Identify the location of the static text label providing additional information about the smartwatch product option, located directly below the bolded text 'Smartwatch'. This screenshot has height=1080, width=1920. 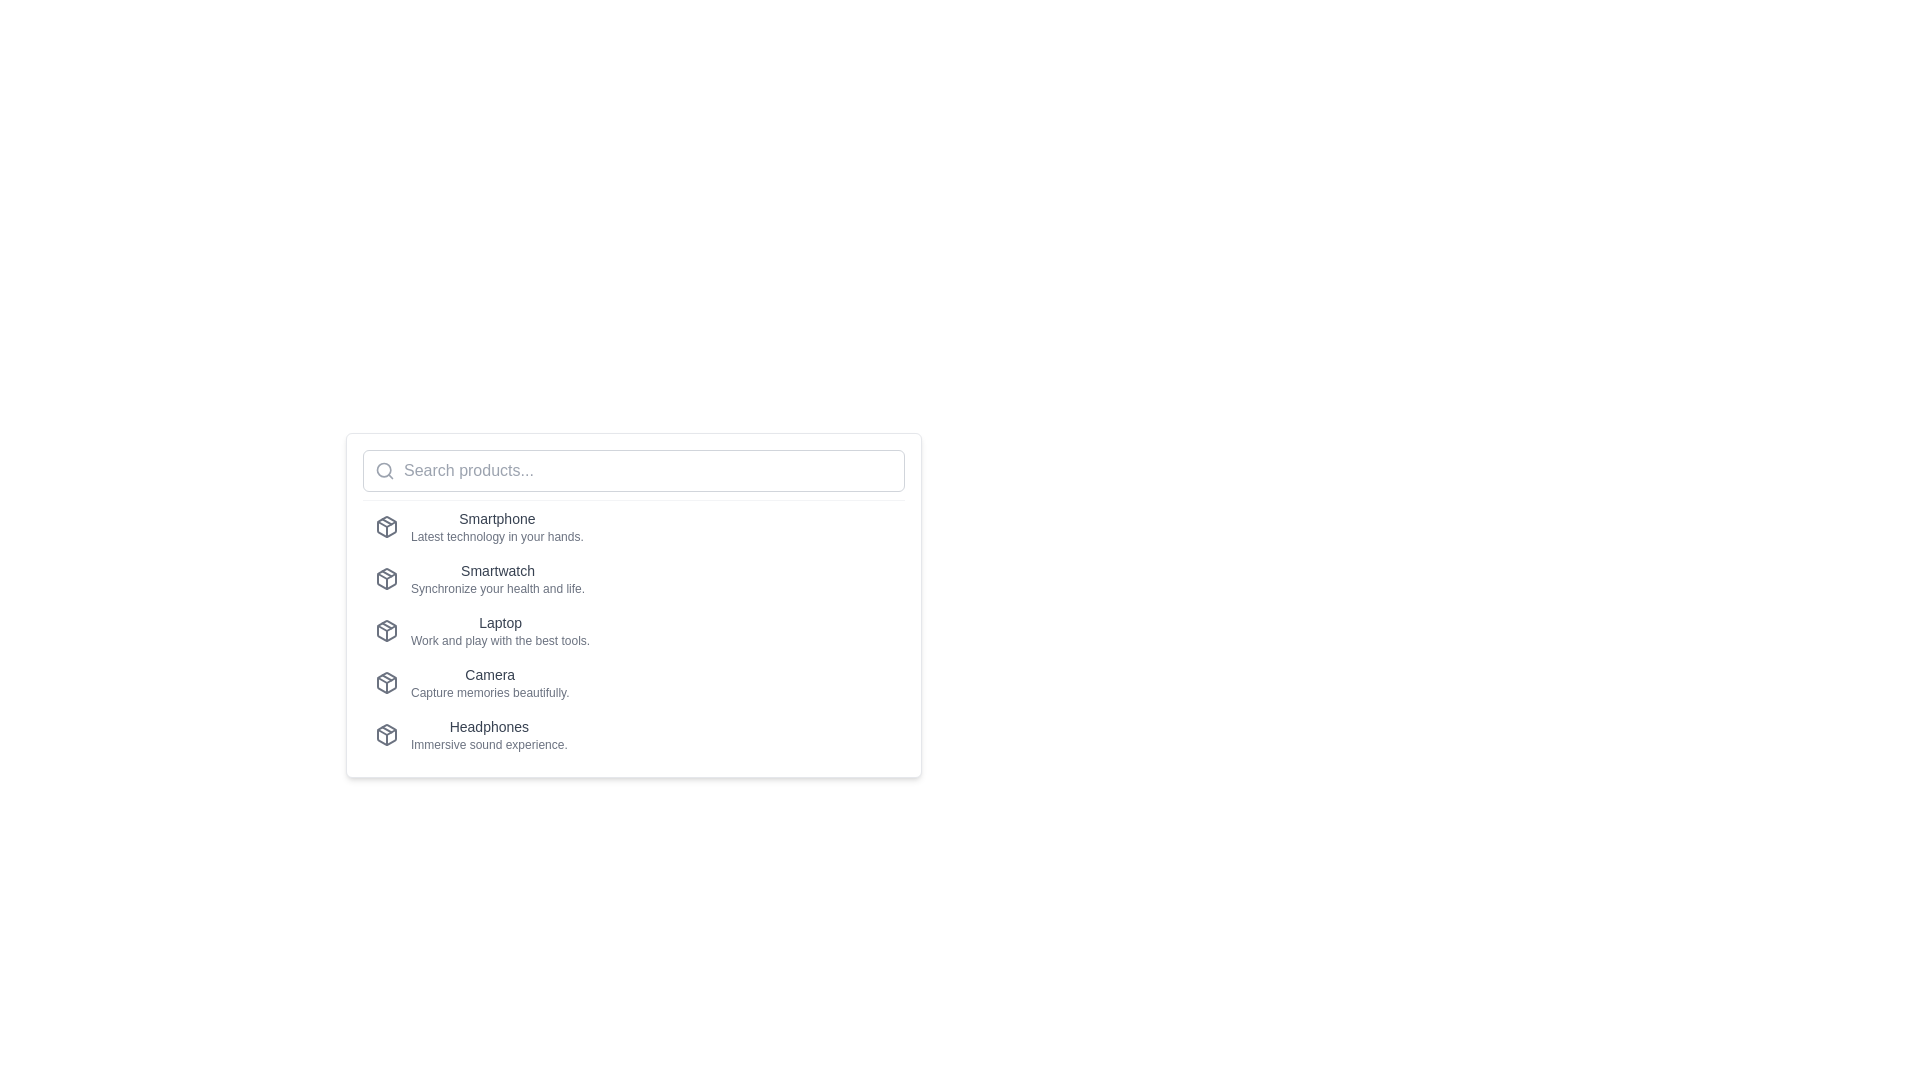
(498, 588).